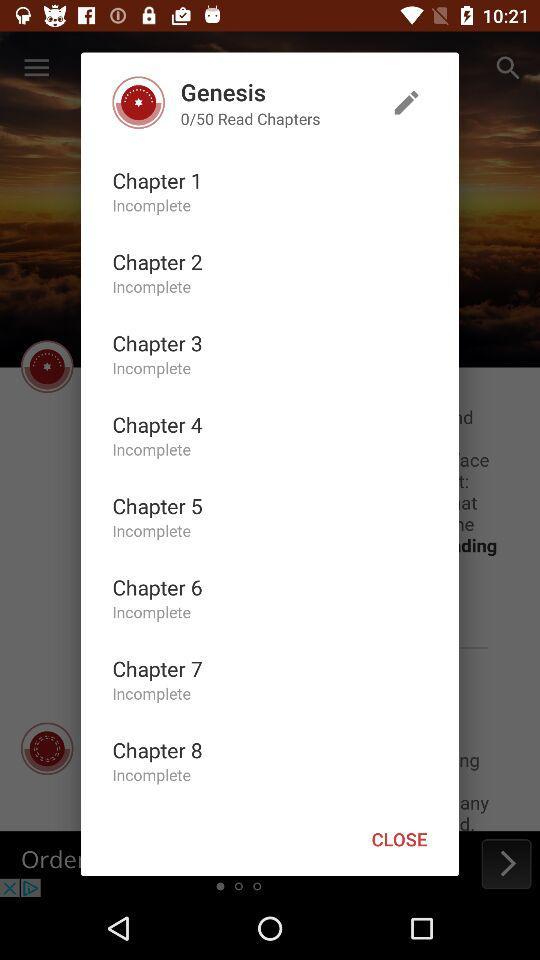 The height and width of the screenshot is (960, 540). I want to click on item below incomplete item, so click(156, 260).